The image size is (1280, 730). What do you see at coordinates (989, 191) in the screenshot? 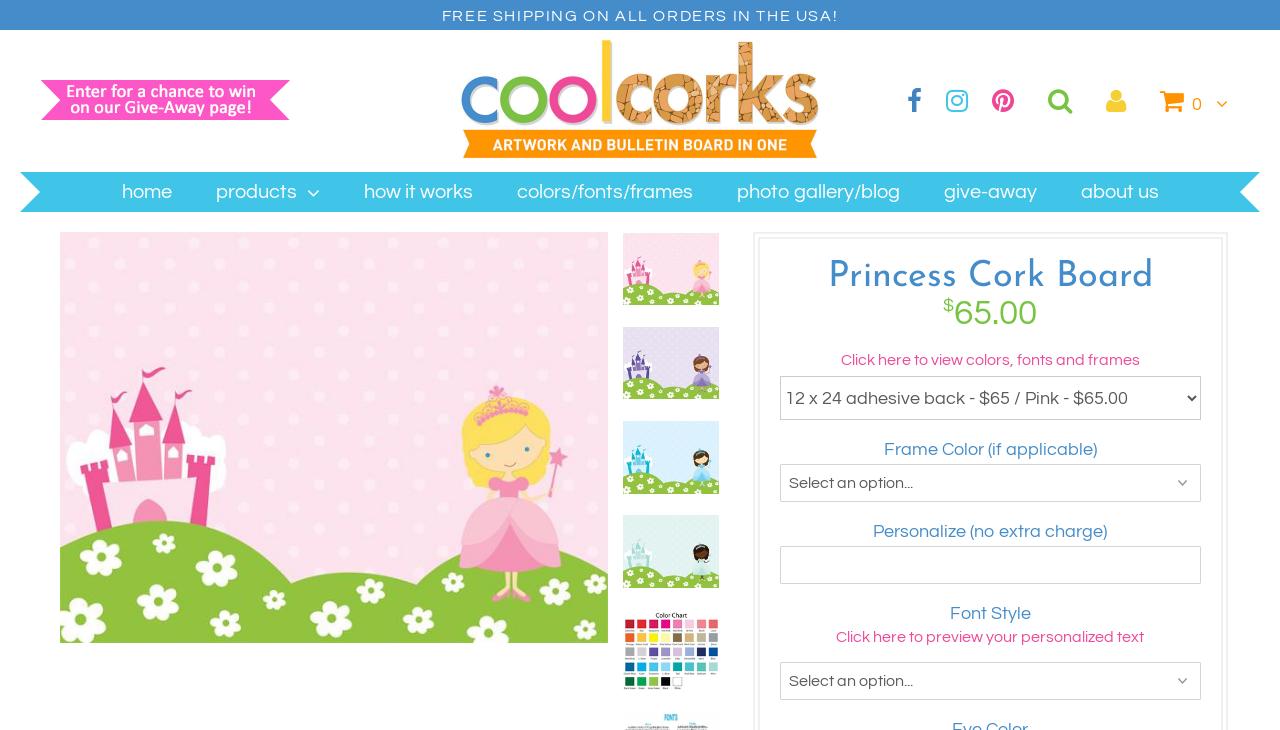
I see `'Give-Away'` at bounding box center [989, 191].